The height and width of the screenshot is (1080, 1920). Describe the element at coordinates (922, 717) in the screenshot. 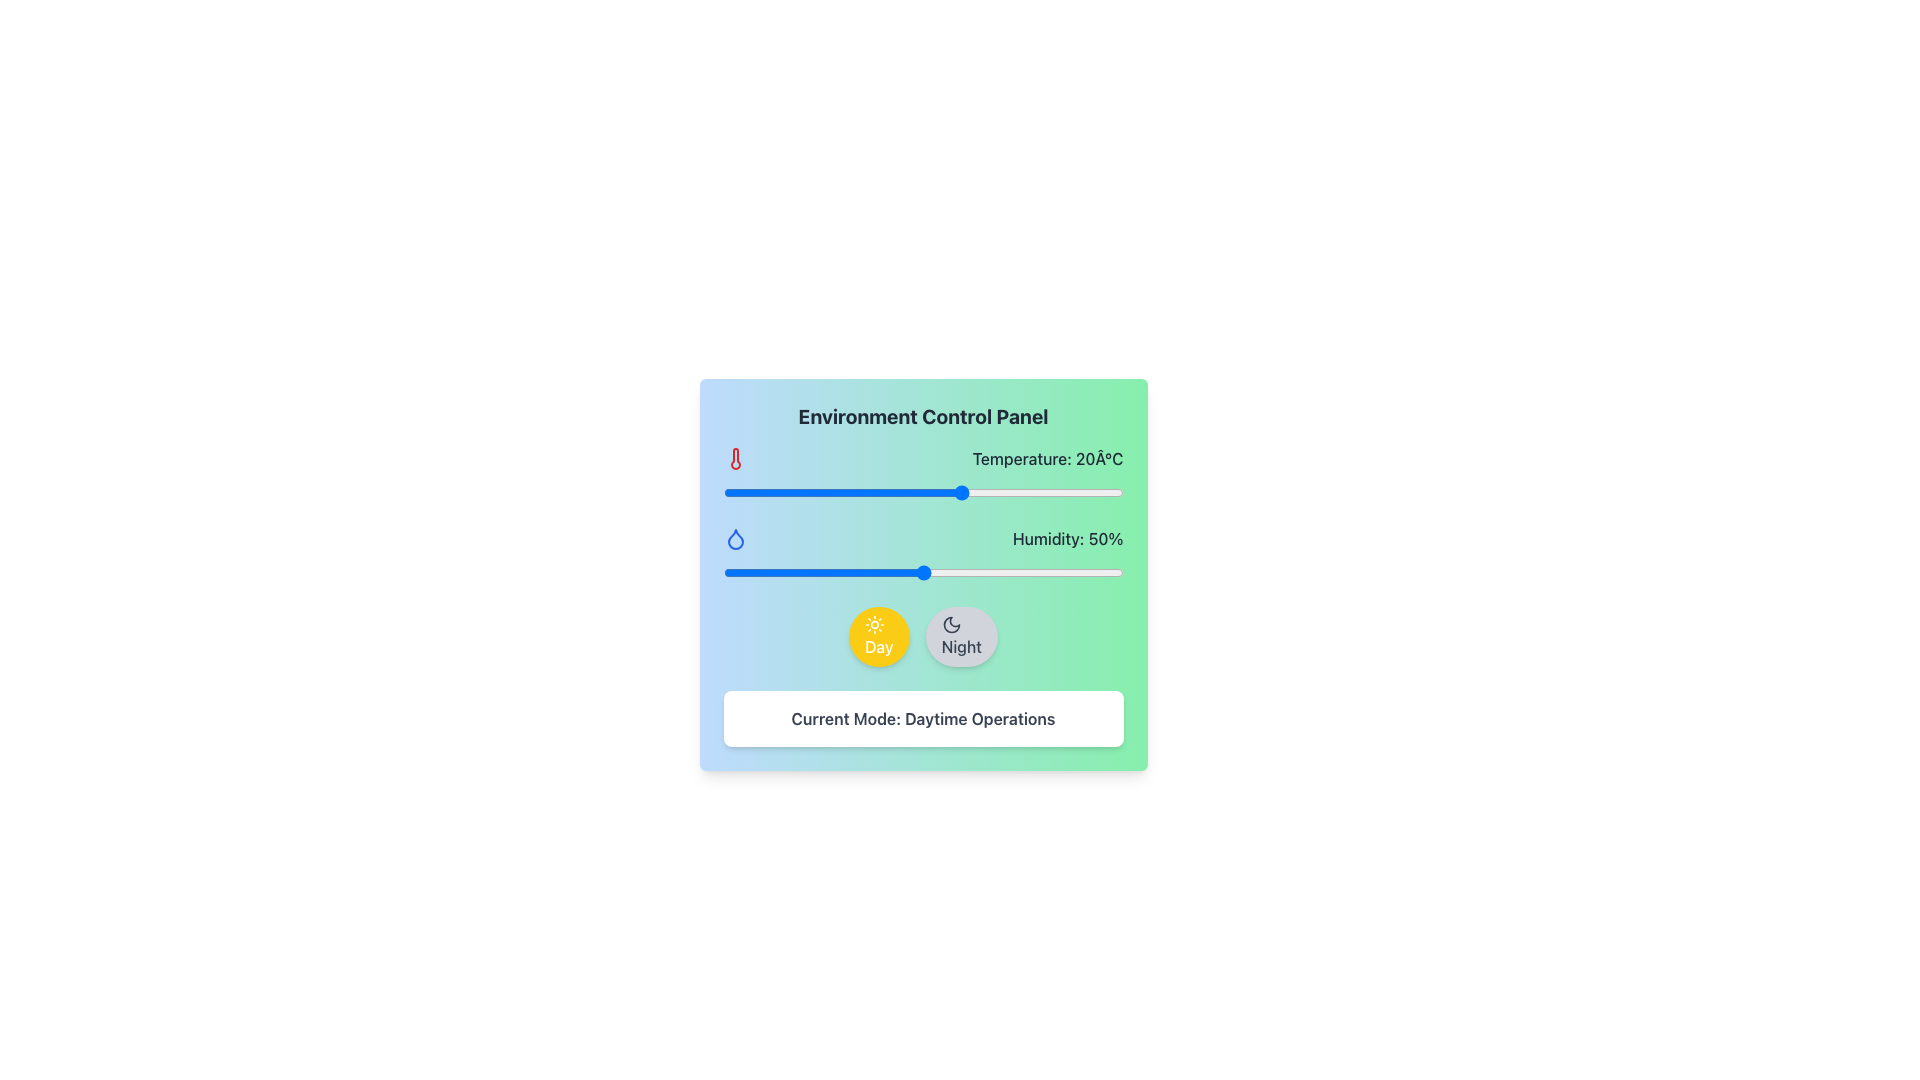

I see `the 'Daytime Operations' text label located at the bottom of the white rectangular card in the main interface panel` at that location.